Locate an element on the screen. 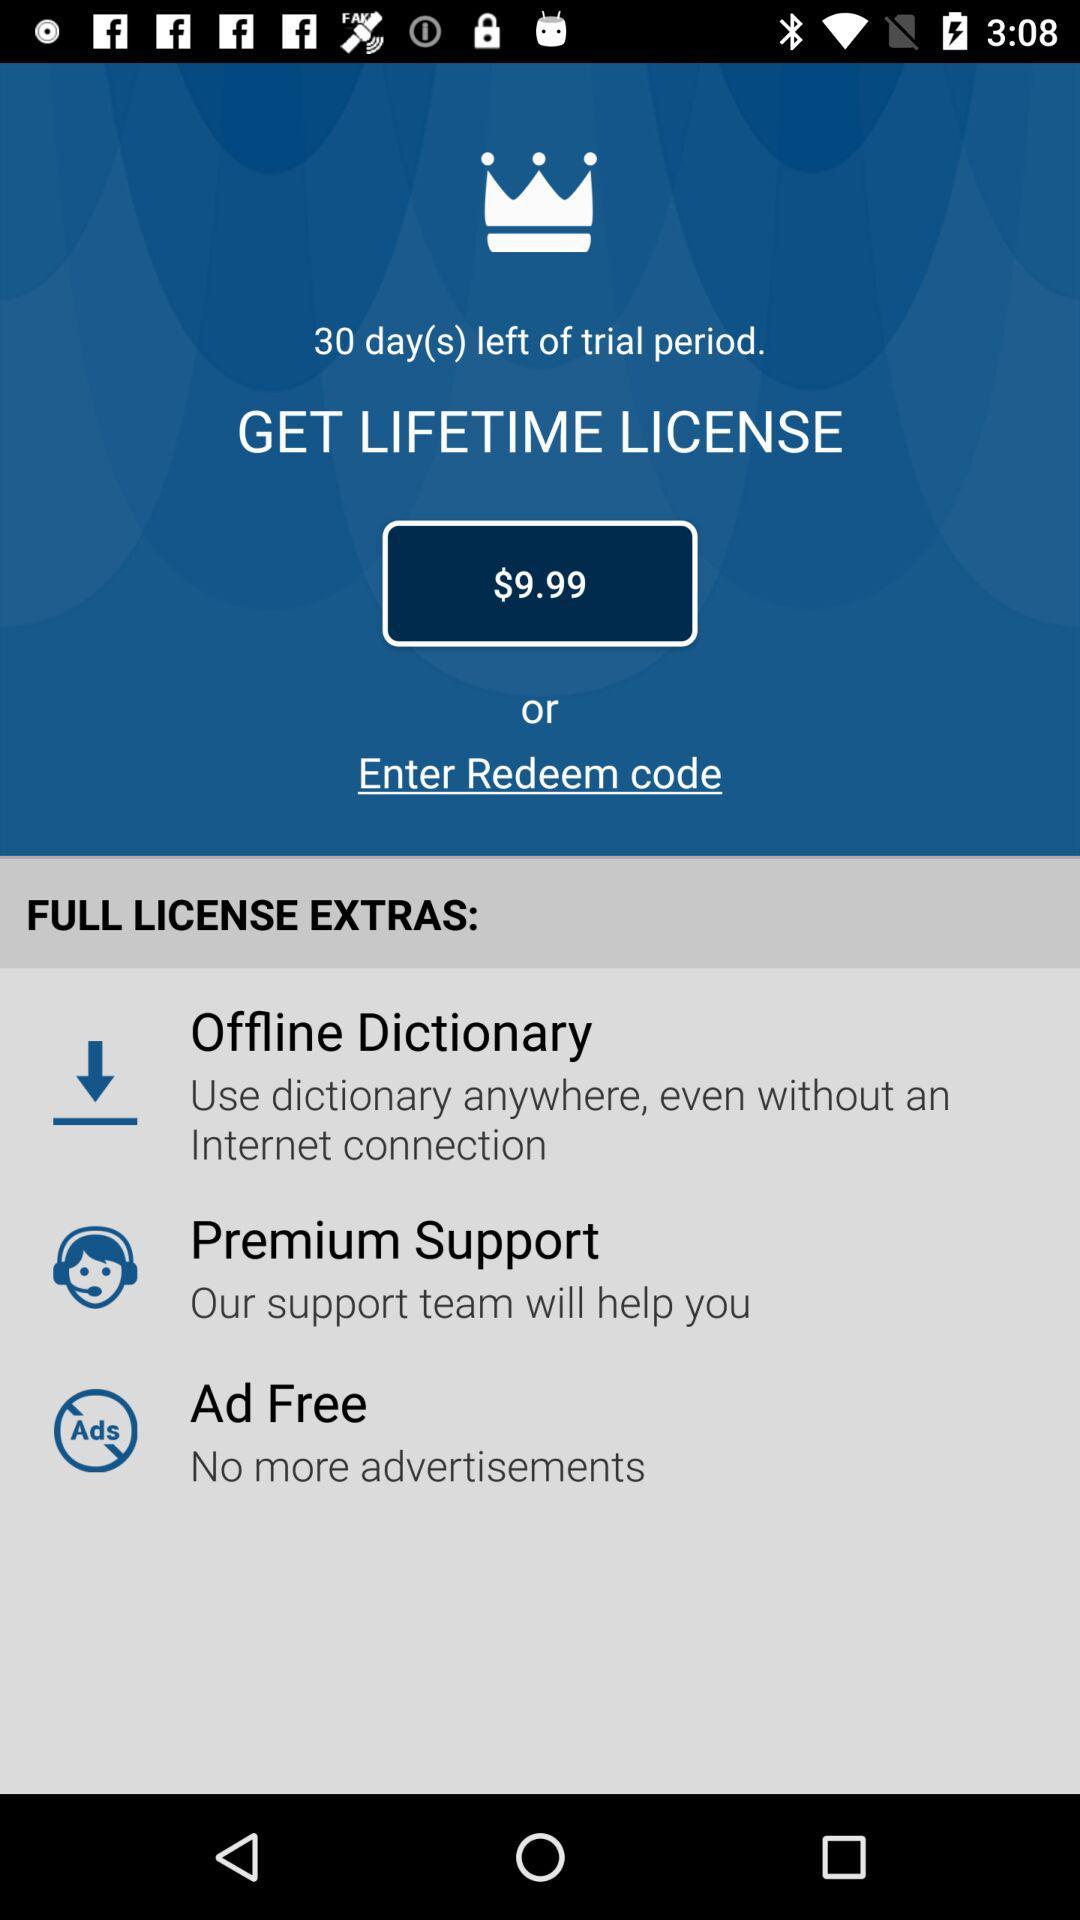  the button 999 is located at coordinates (540, 583).